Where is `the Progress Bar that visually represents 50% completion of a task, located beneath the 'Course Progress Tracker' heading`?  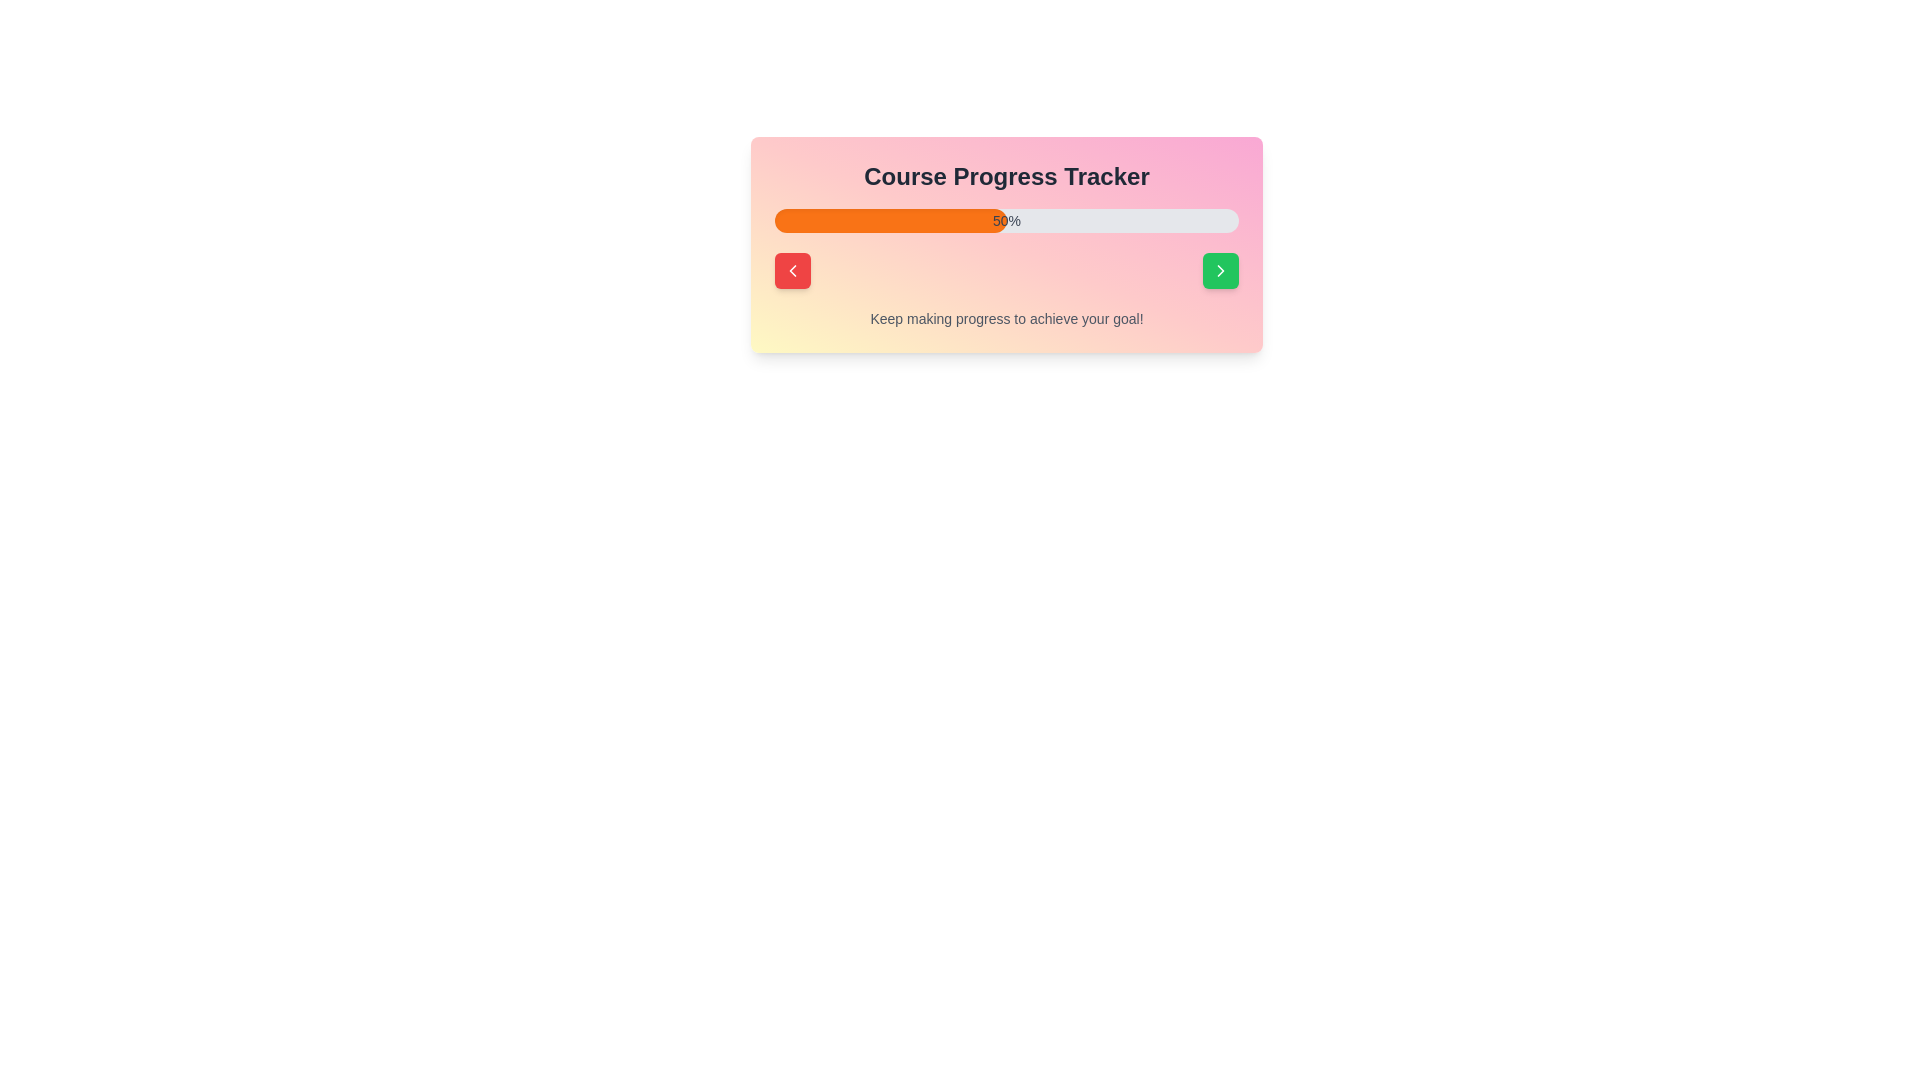
the Progress Bar that visually represents 50% completion of a task, located beneath the 'Course Progress Tracker' heading is located at coordinates (1007, 220).